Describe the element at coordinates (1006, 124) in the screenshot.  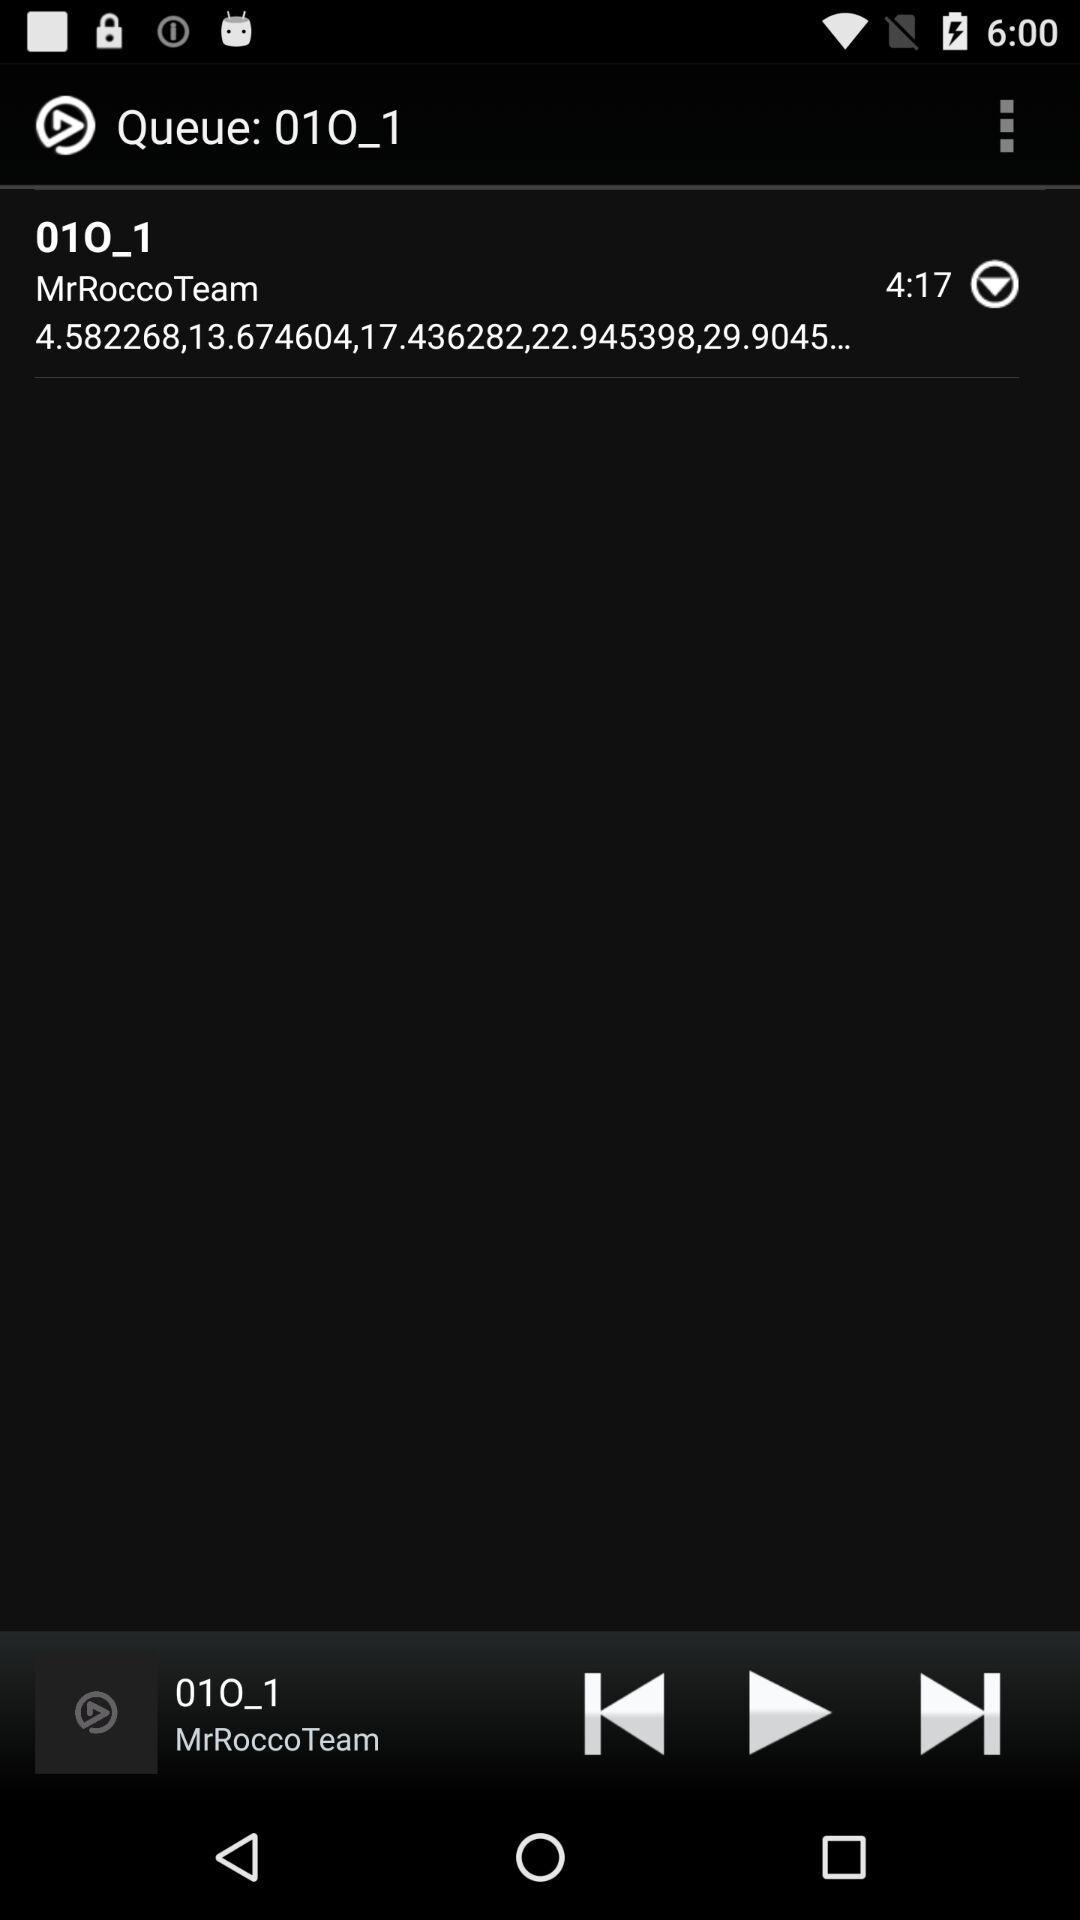
I see `icon next to the 01o_1 item` at that location.